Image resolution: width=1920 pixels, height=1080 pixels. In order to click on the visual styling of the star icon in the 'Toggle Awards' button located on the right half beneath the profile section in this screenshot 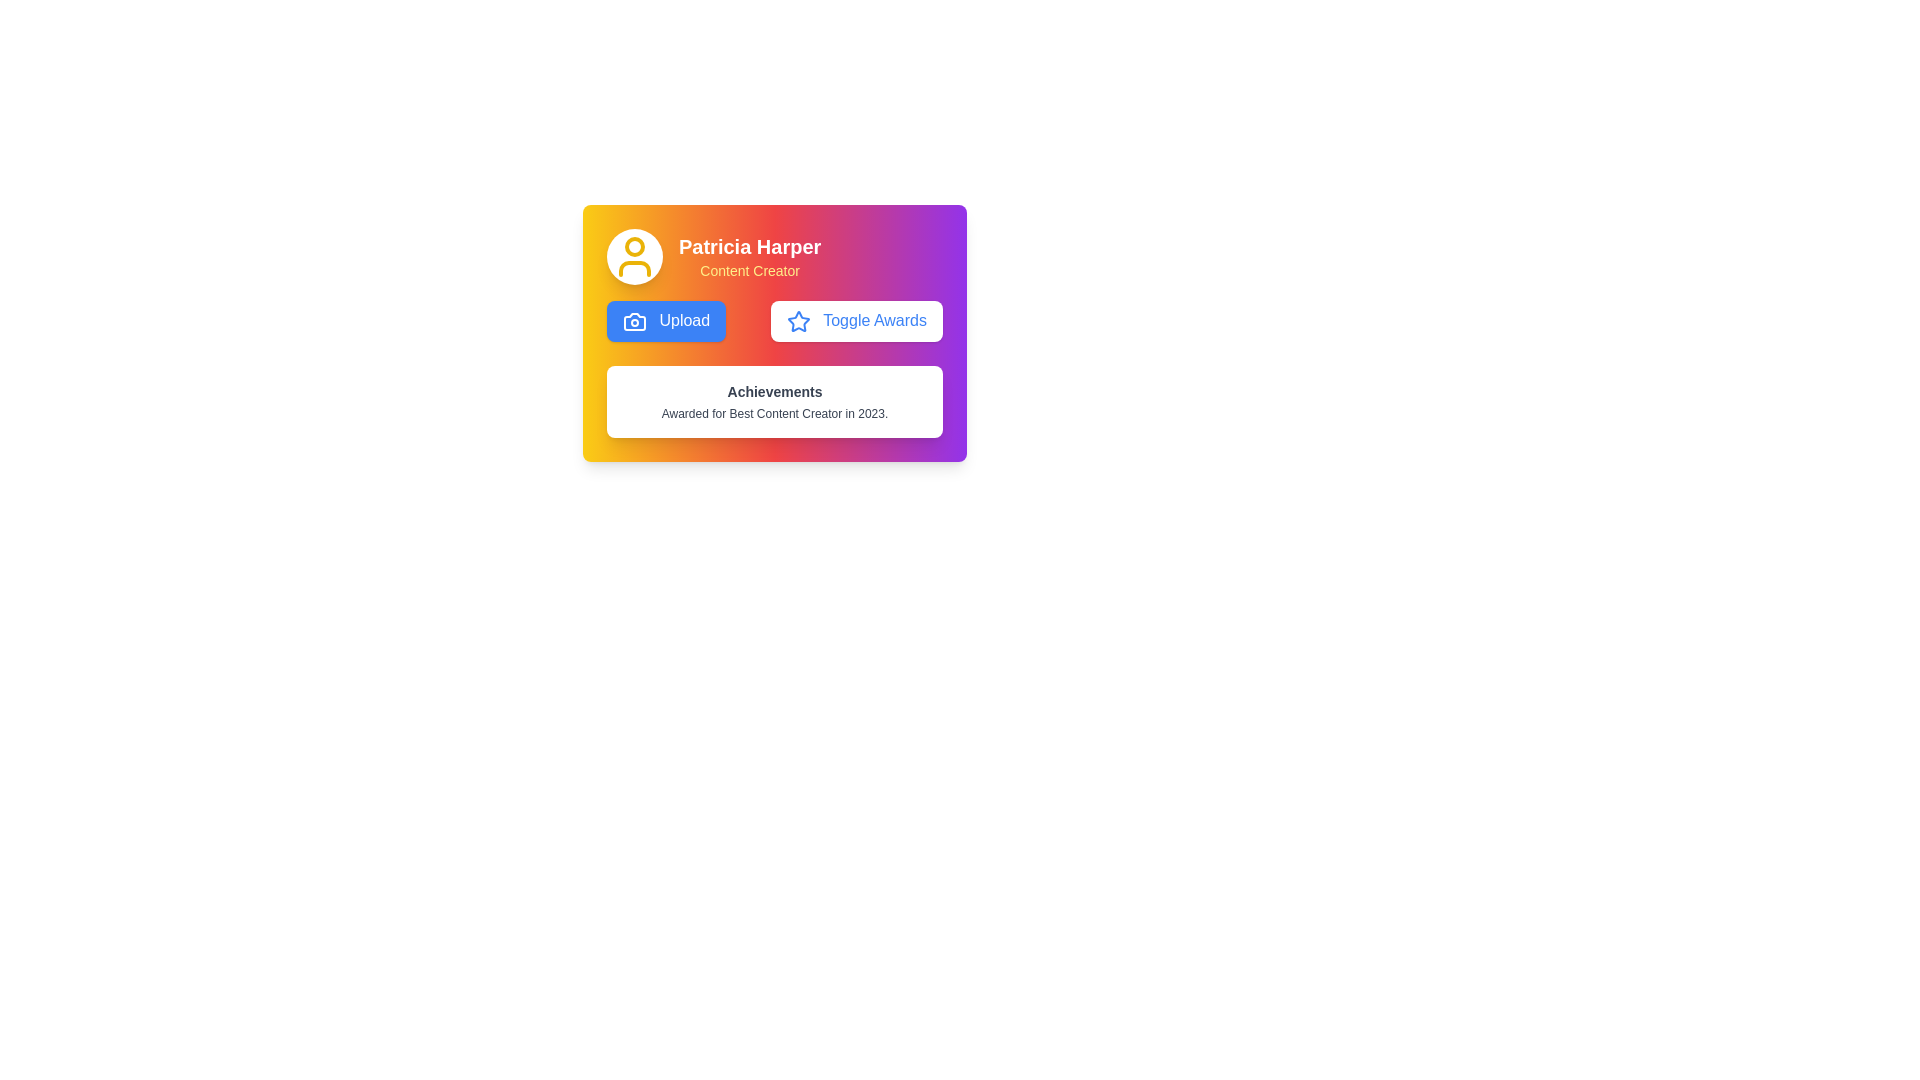, I will do `click(798, 320)`.